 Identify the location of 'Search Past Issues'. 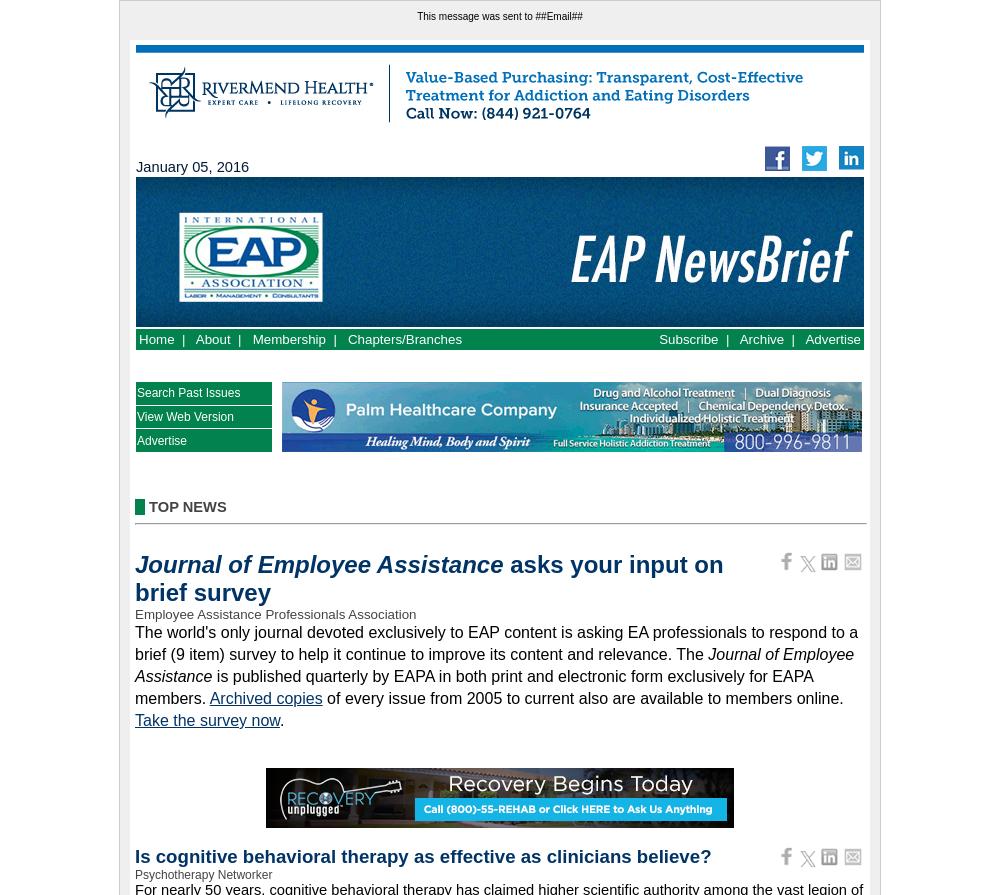
(188, 392).